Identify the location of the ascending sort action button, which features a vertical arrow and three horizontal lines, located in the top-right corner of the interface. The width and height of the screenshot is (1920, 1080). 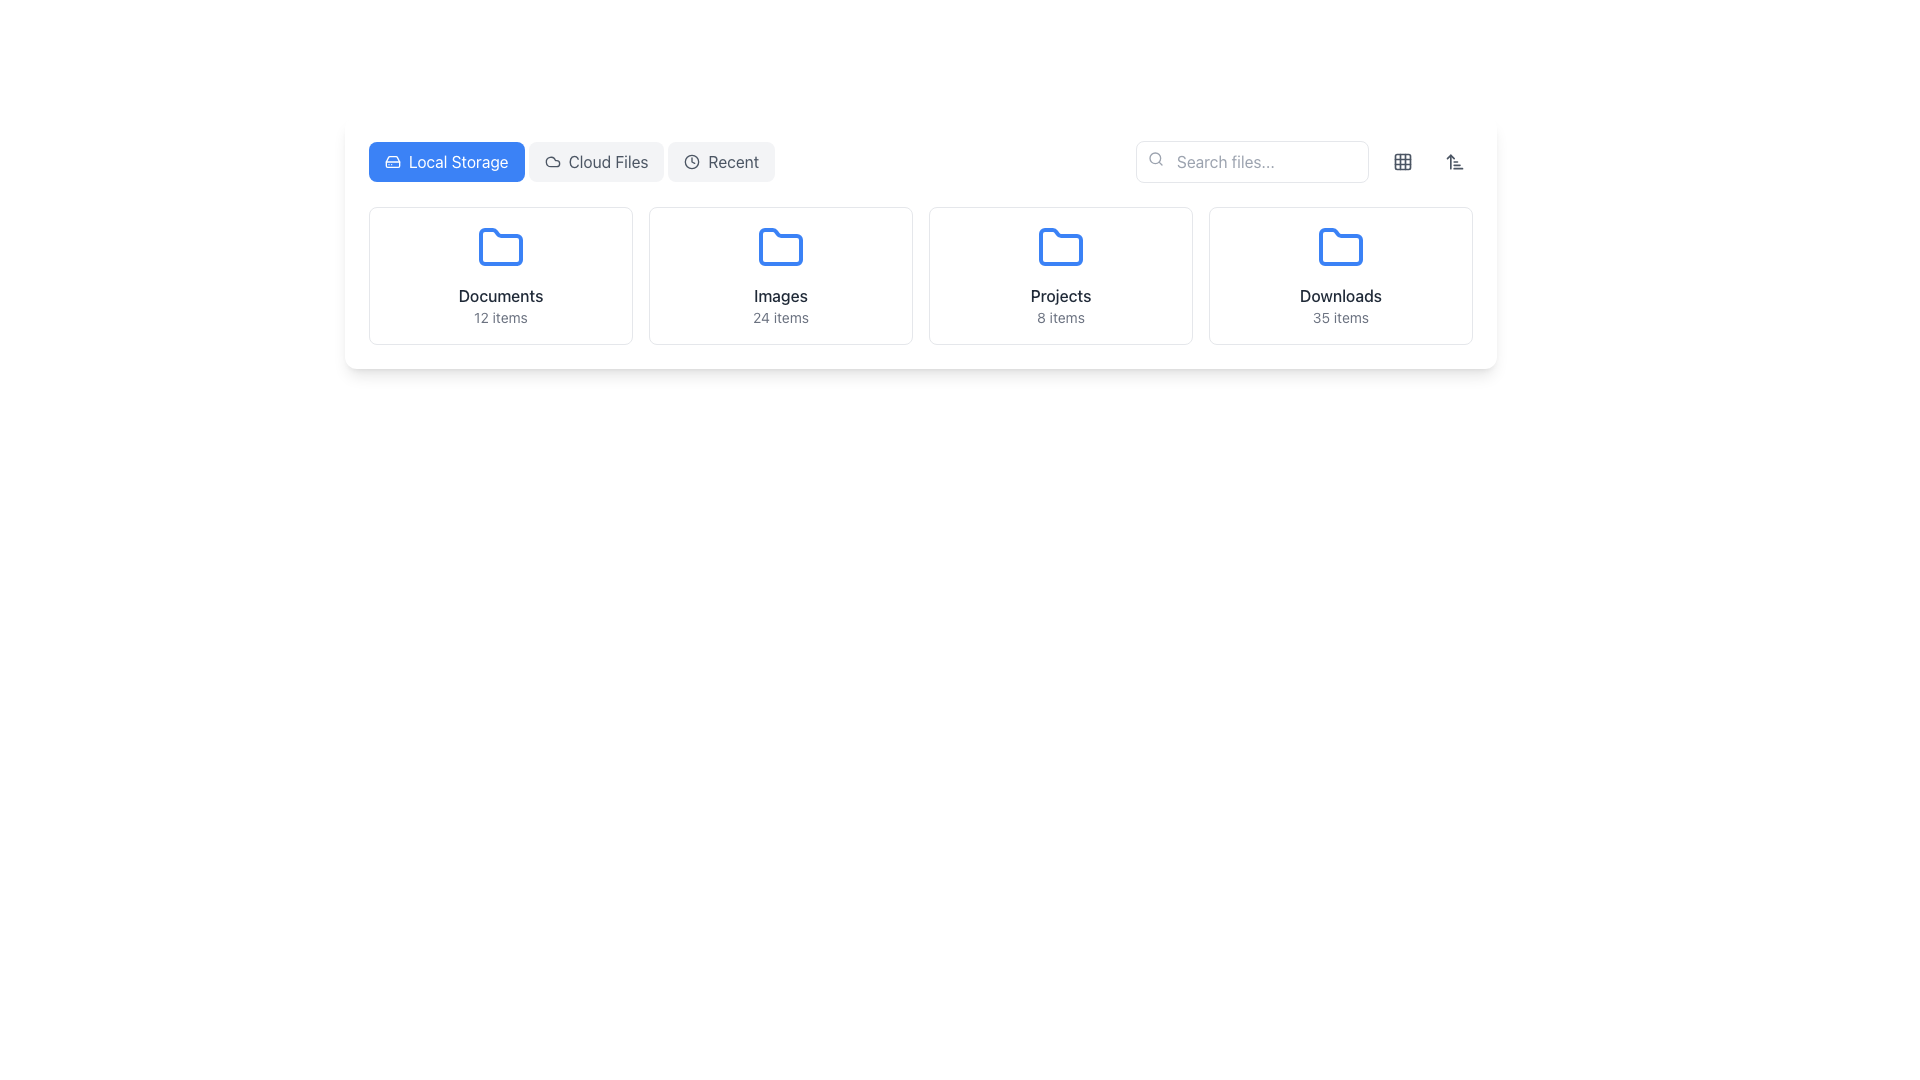
(1454, 161).